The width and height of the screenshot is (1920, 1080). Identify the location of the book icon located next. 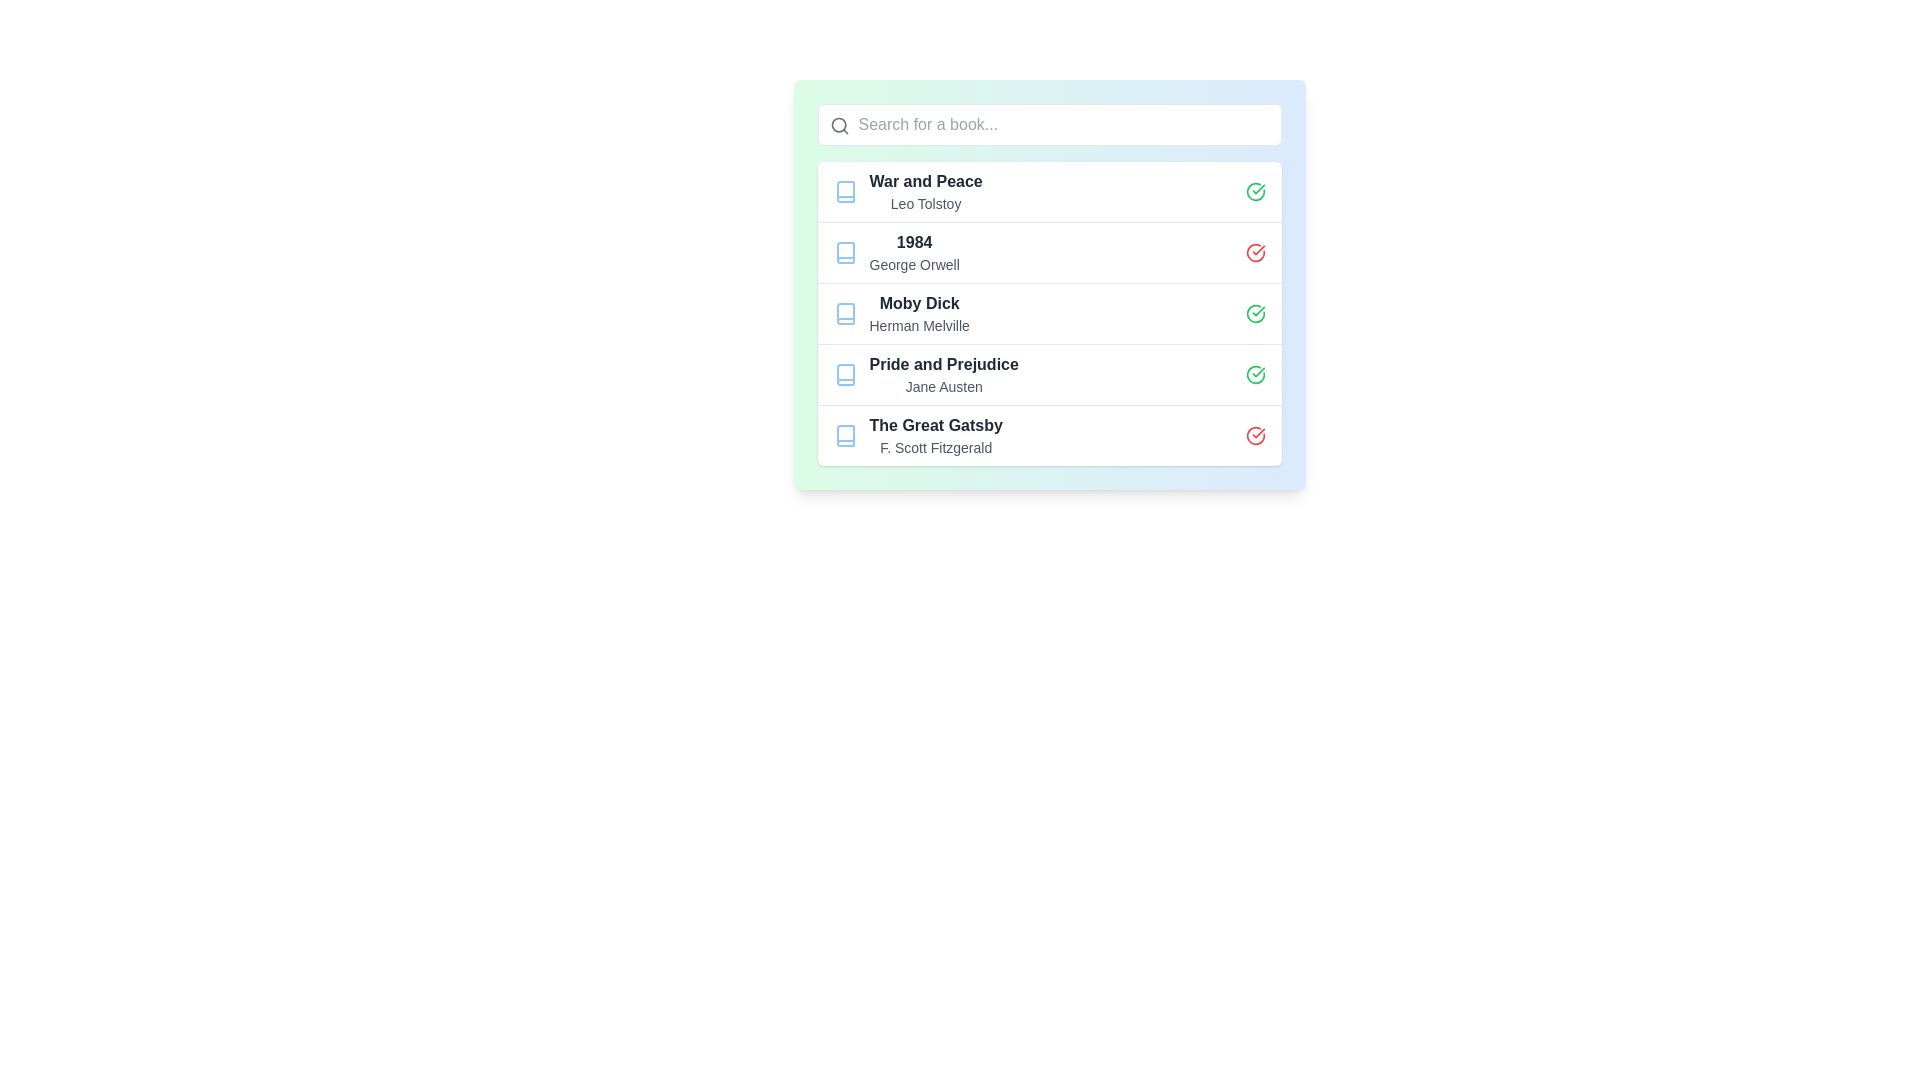
(845, 192).